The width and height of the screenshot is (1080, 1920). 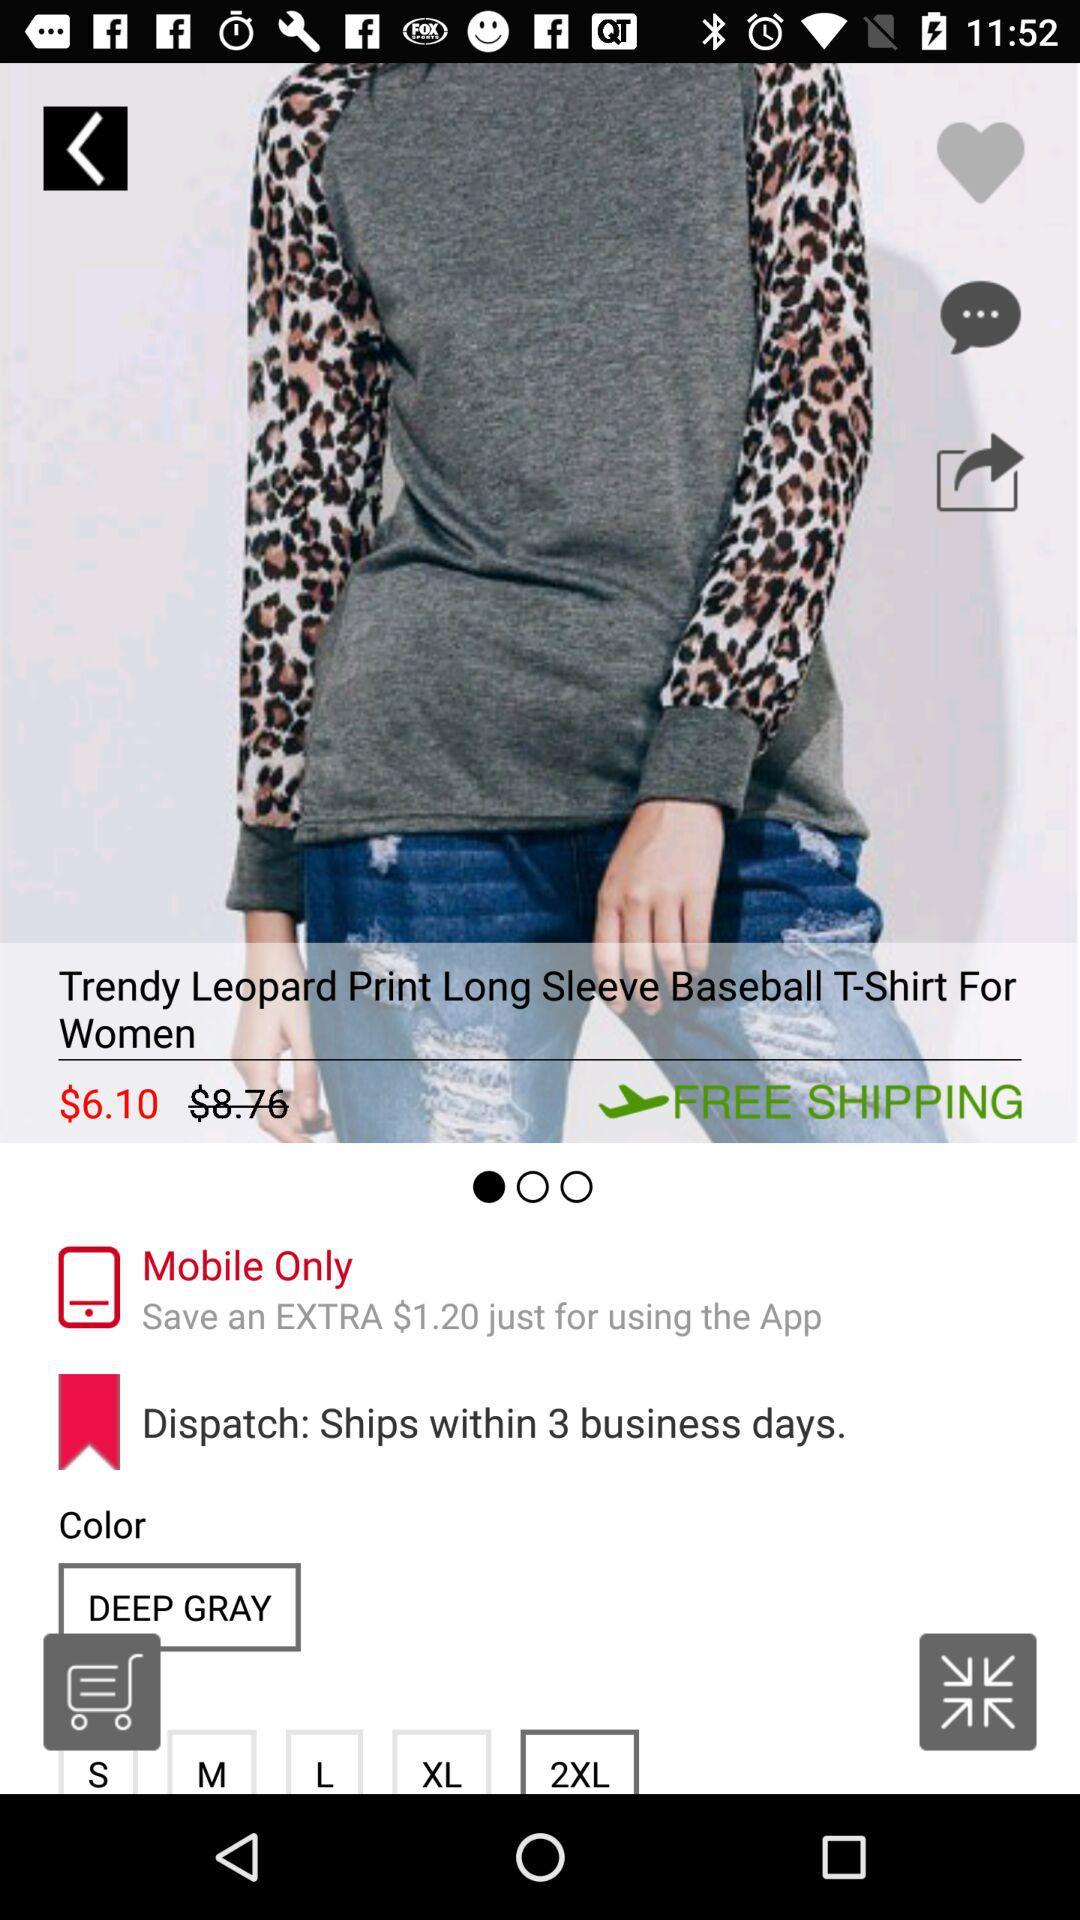 I want to click on icon to the left of 2xl, so click(x=440, y=1761).